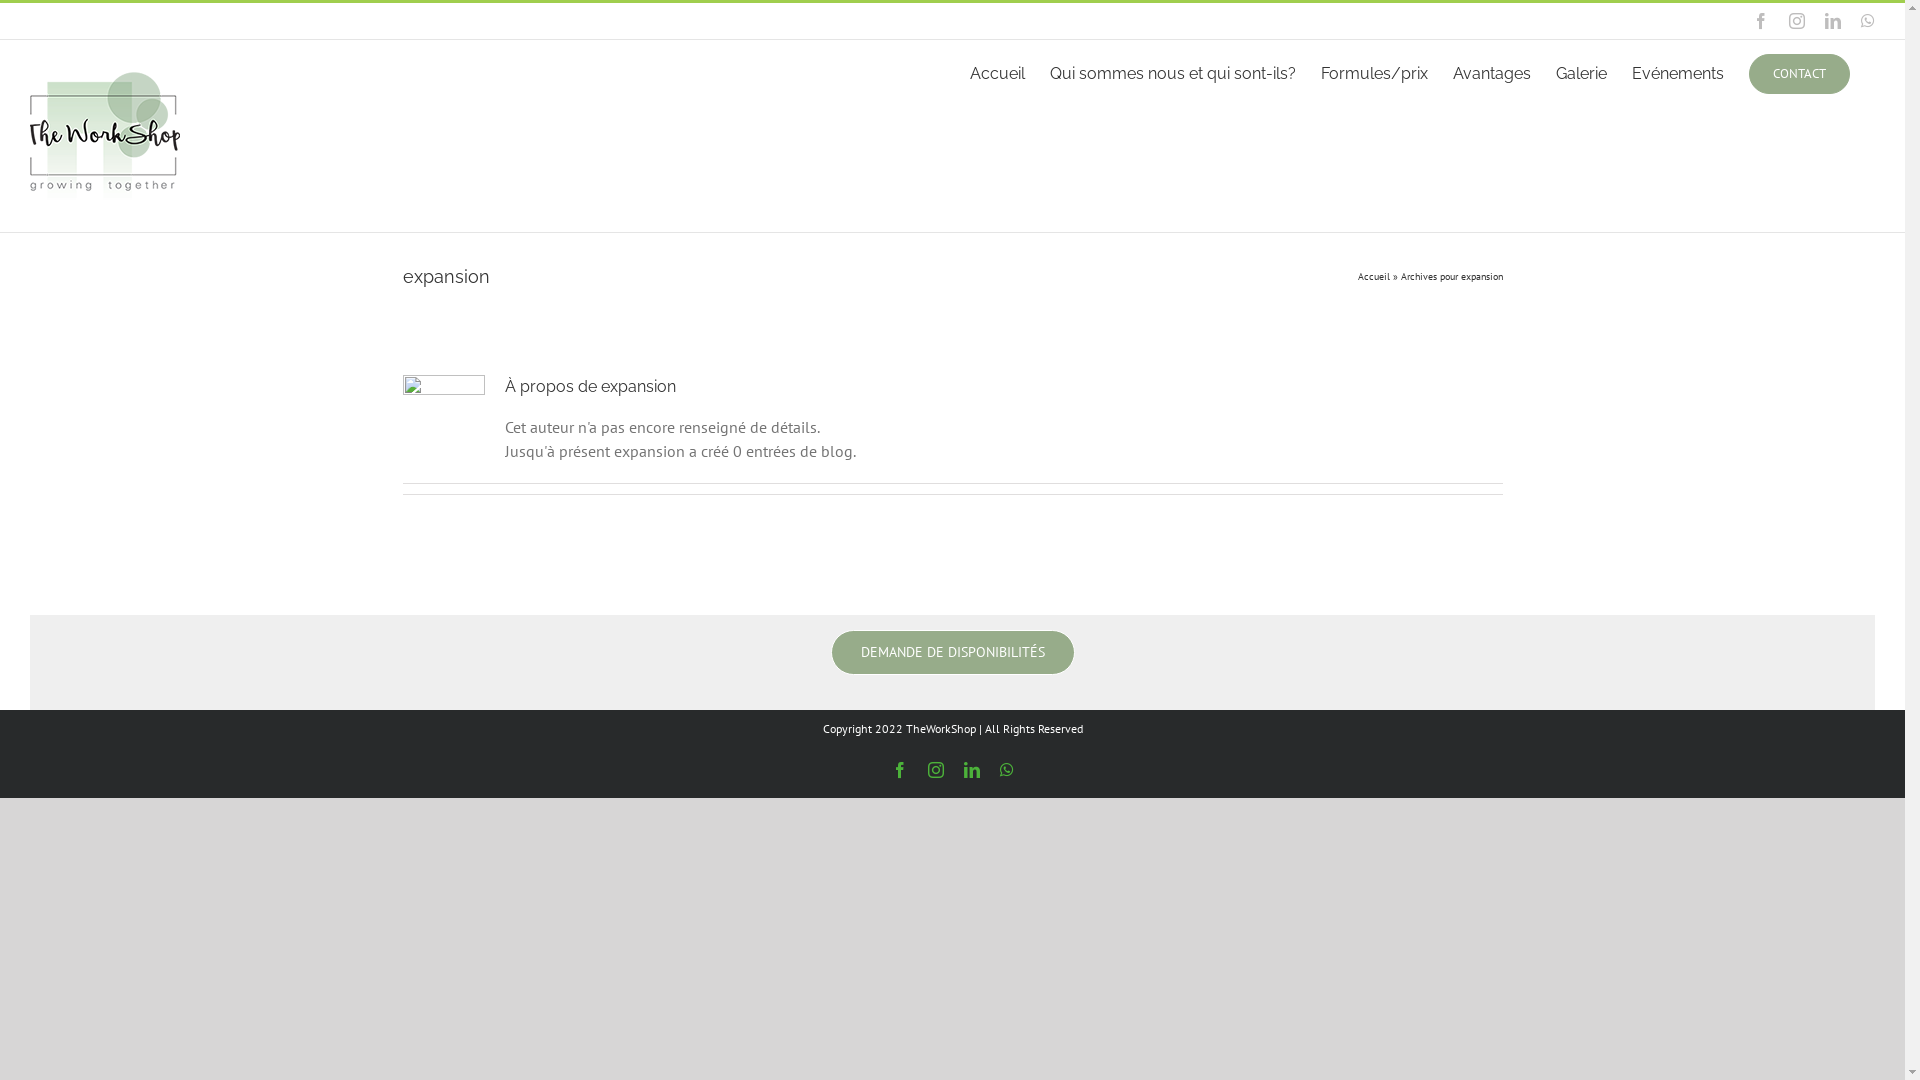  I want to click on 'Formules/prix', so click(1373, 71).